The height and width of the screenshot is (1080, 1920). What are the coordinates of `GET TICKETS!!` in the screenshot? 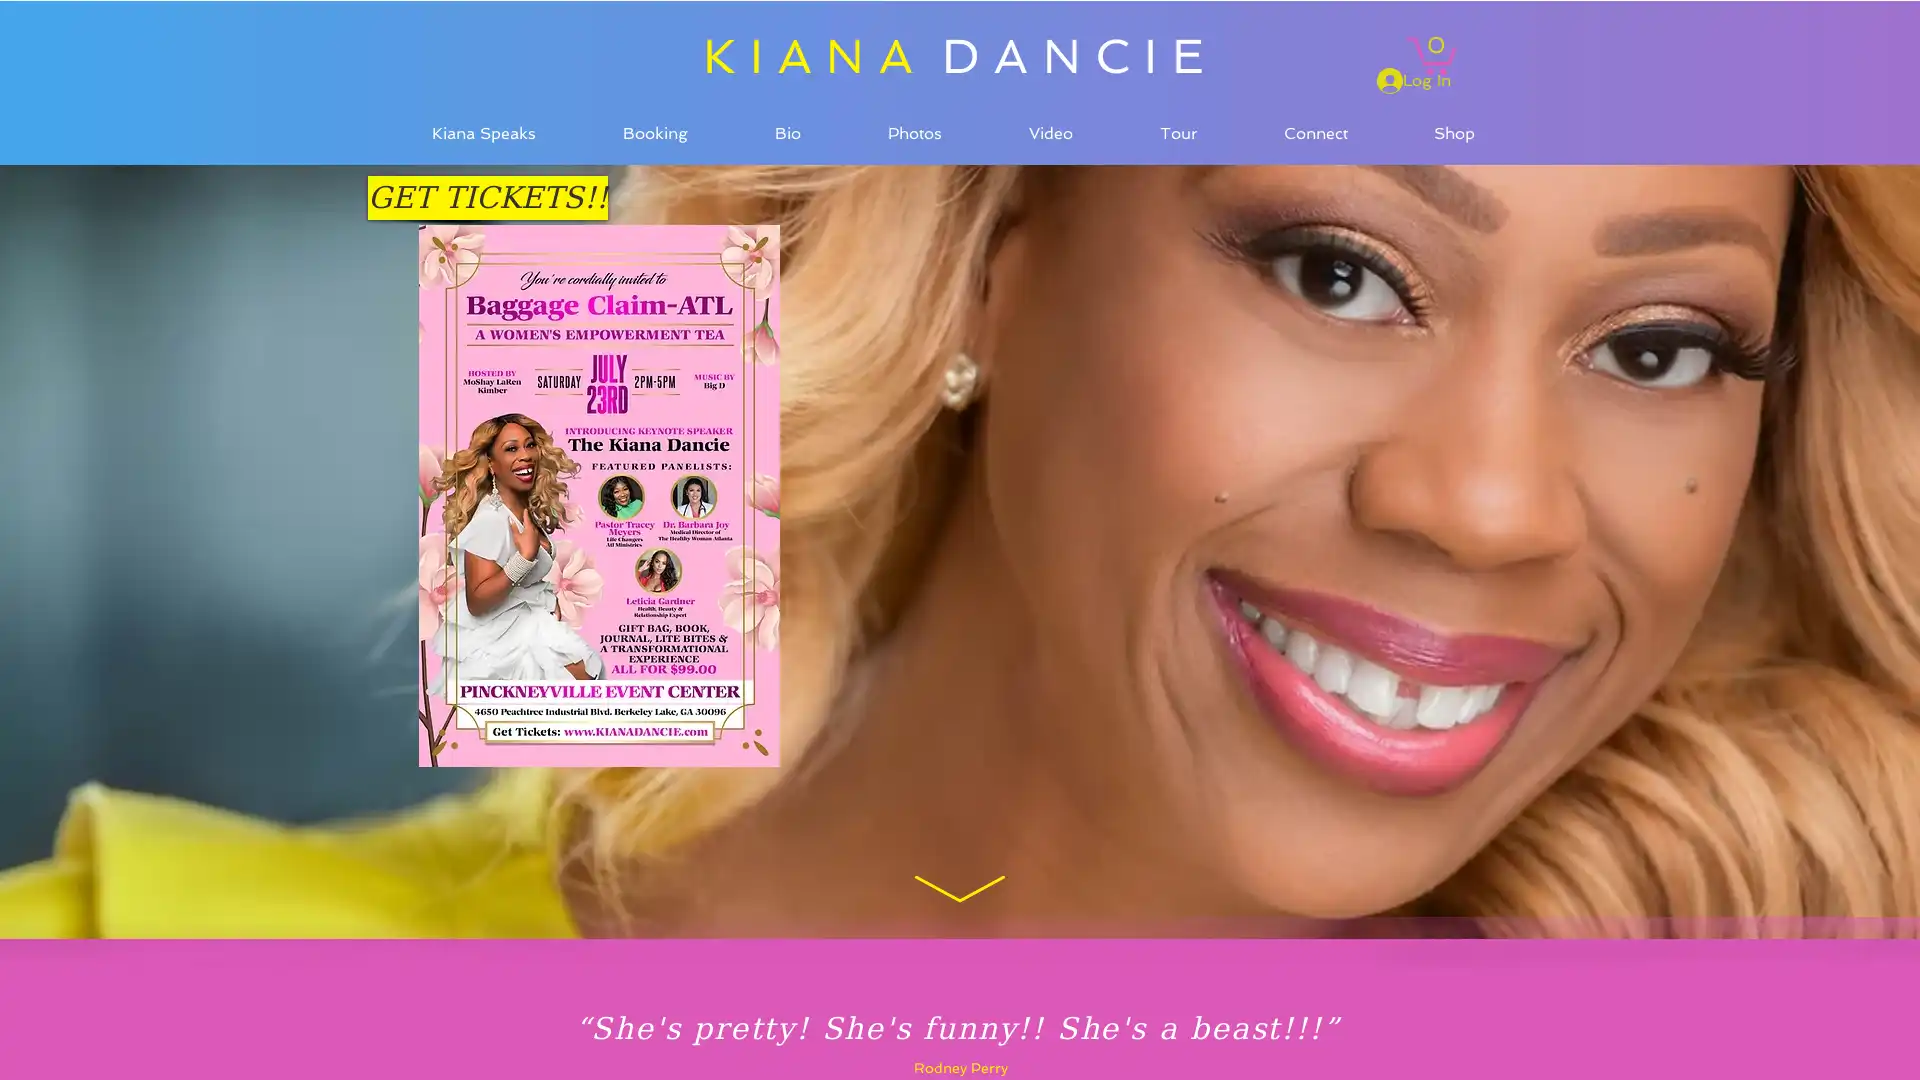 It's located at (488, 197).